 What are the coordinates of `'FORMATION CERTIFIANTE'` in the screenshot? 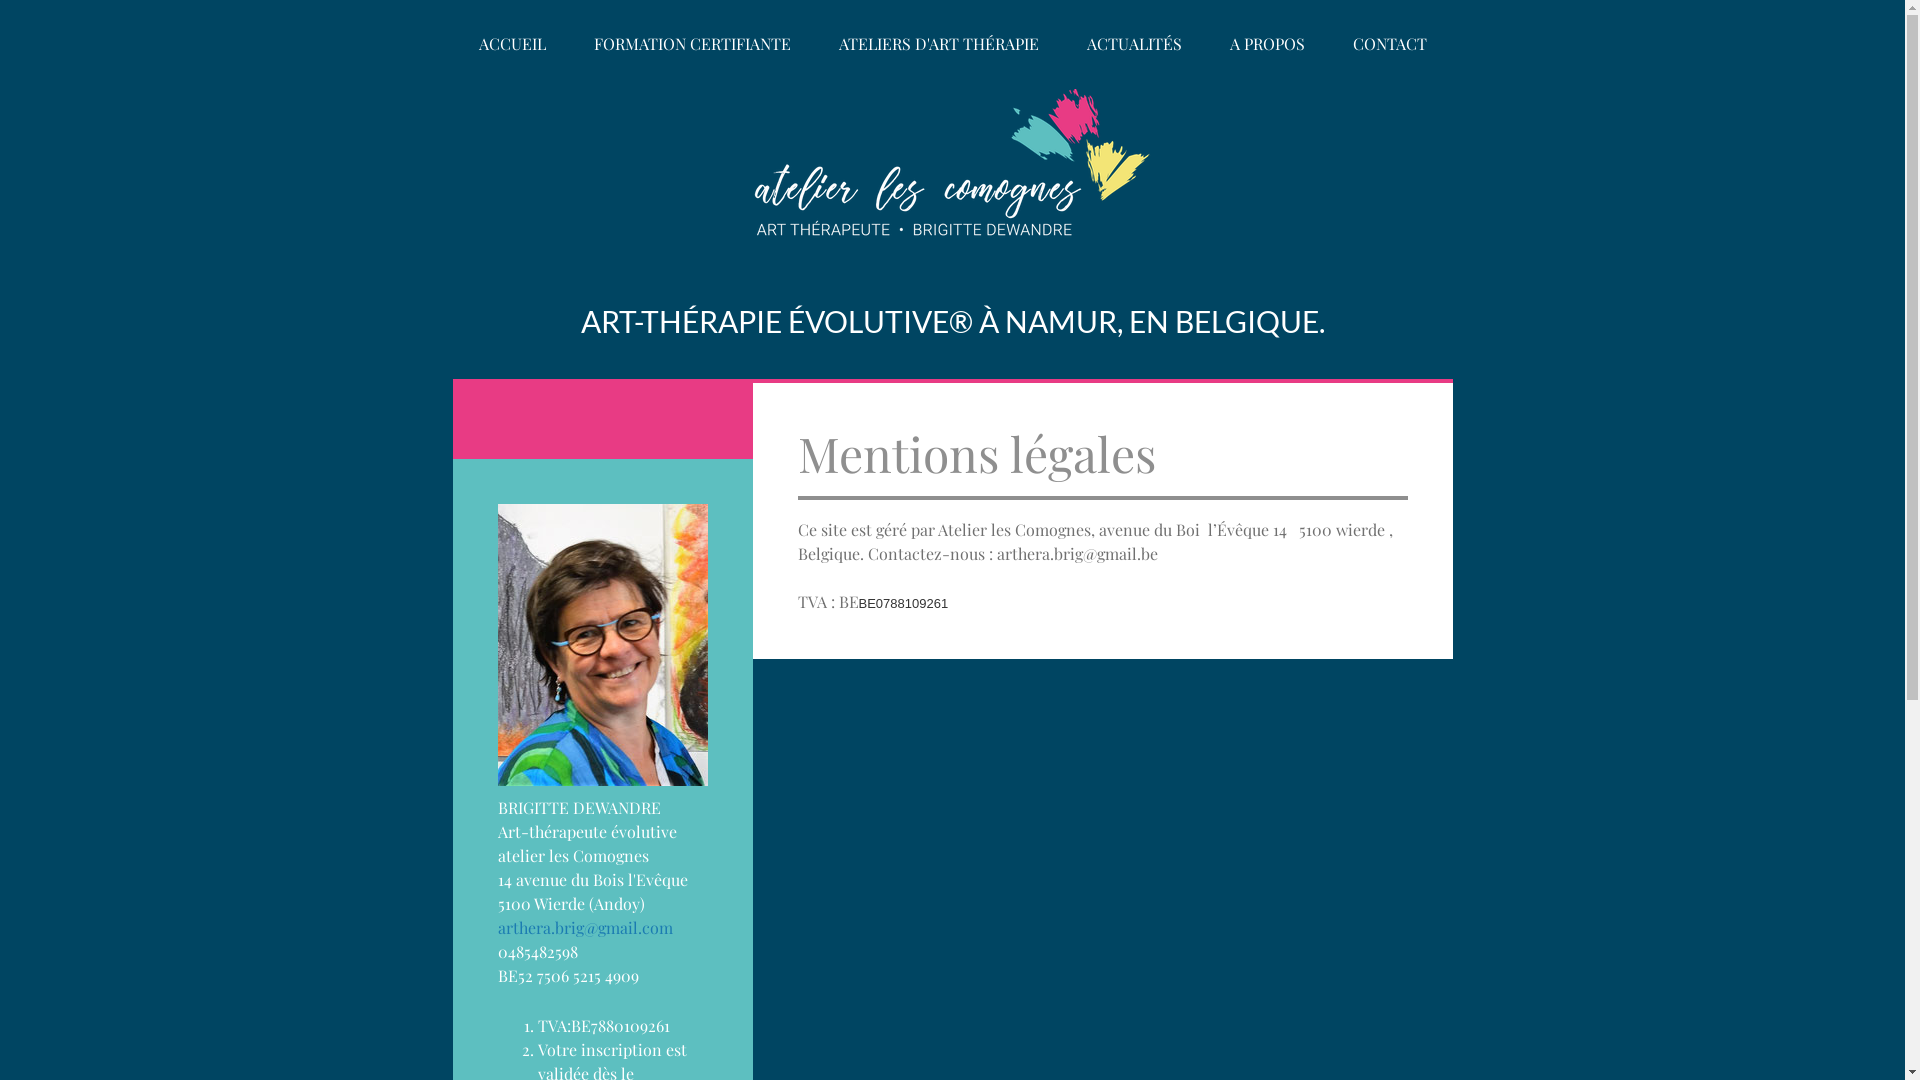 It's located at (692, 45).